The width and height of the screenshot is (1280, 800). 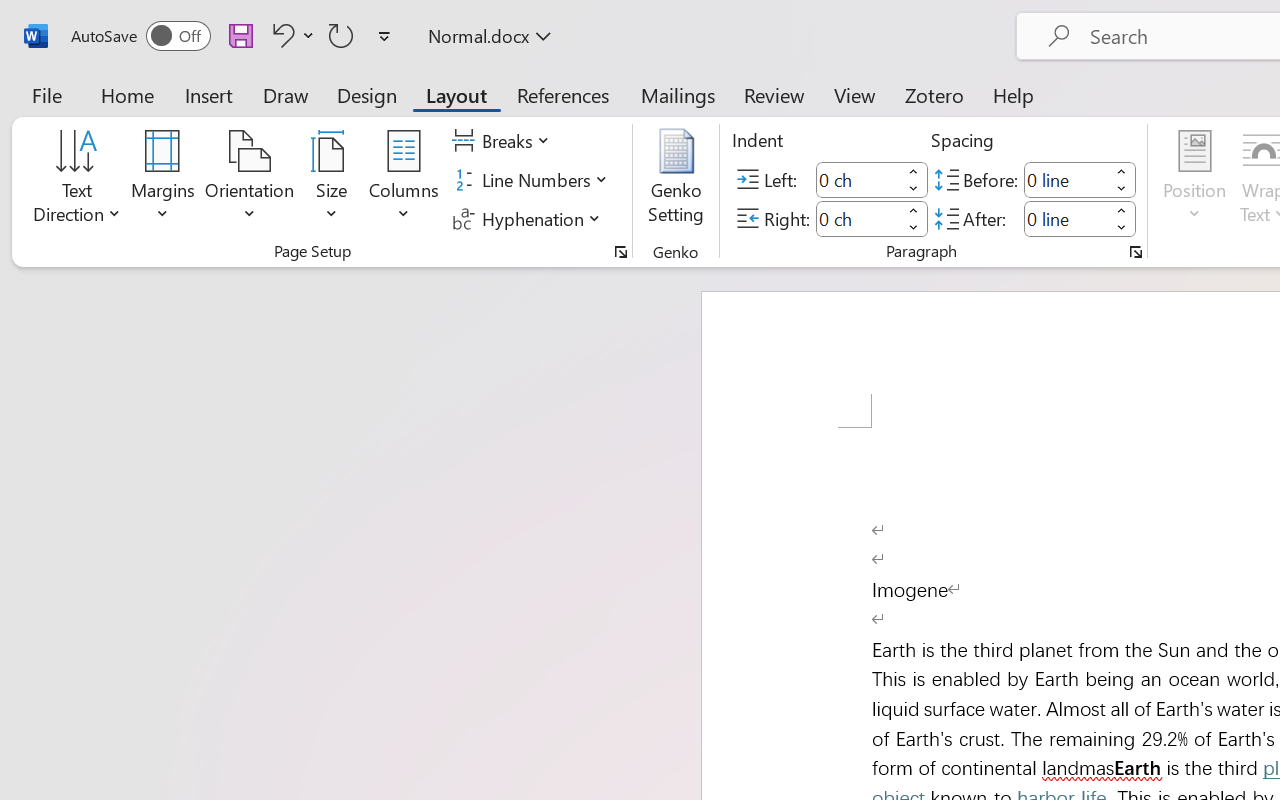 I want to click on 'Help', so click(x=1013, y=94).